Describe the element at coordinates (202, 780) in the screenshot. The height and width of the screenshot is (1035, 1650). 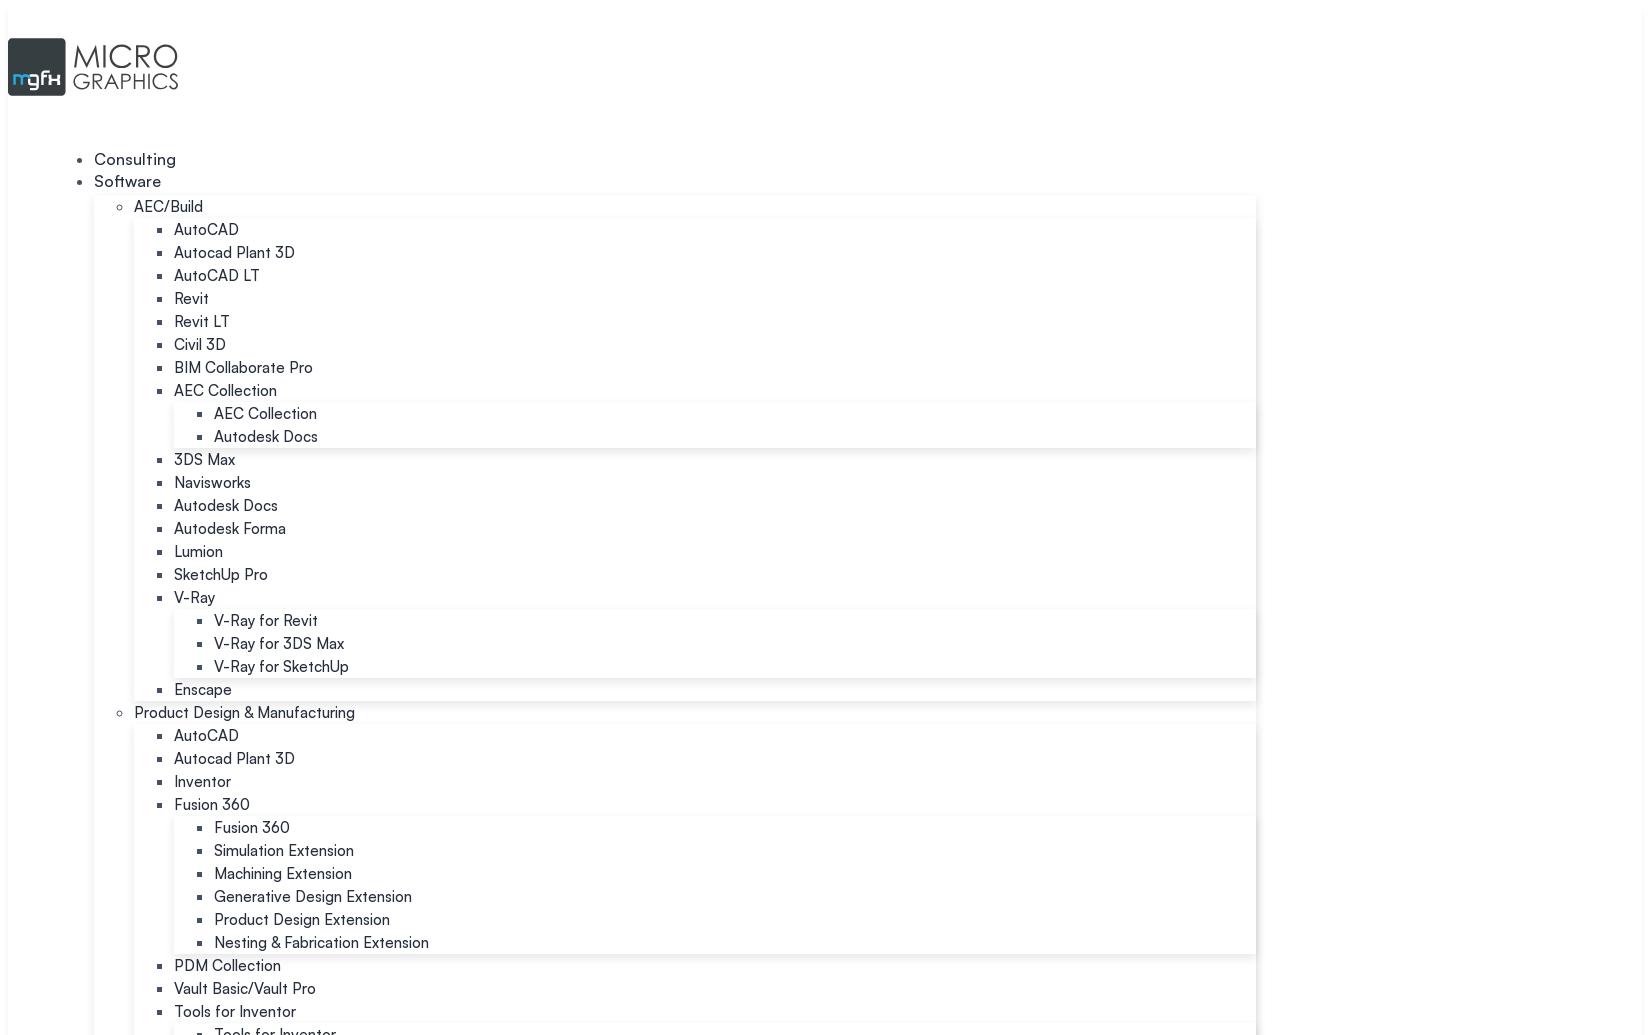
I see `'Inventor'` at that location.